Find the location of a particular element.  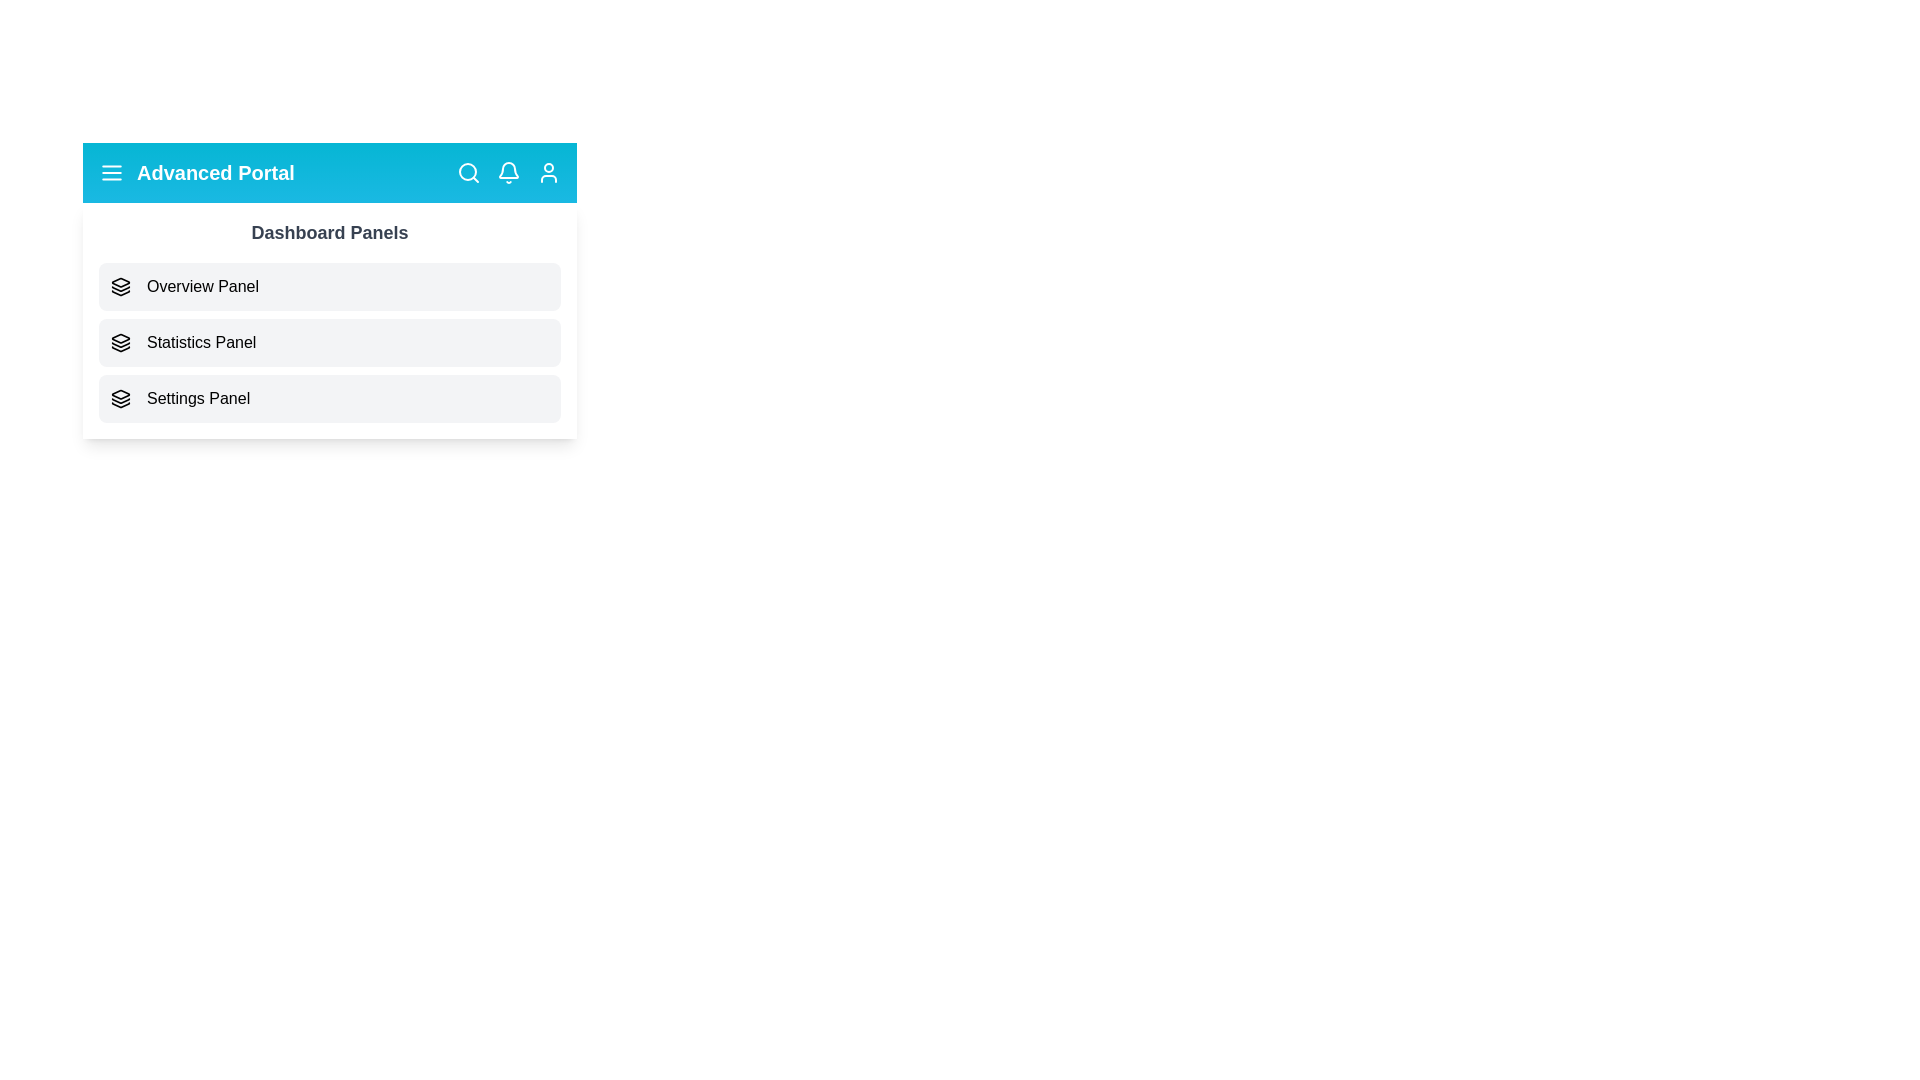

the Overview Panel panel to view its content is located at coordinates (330, 286).